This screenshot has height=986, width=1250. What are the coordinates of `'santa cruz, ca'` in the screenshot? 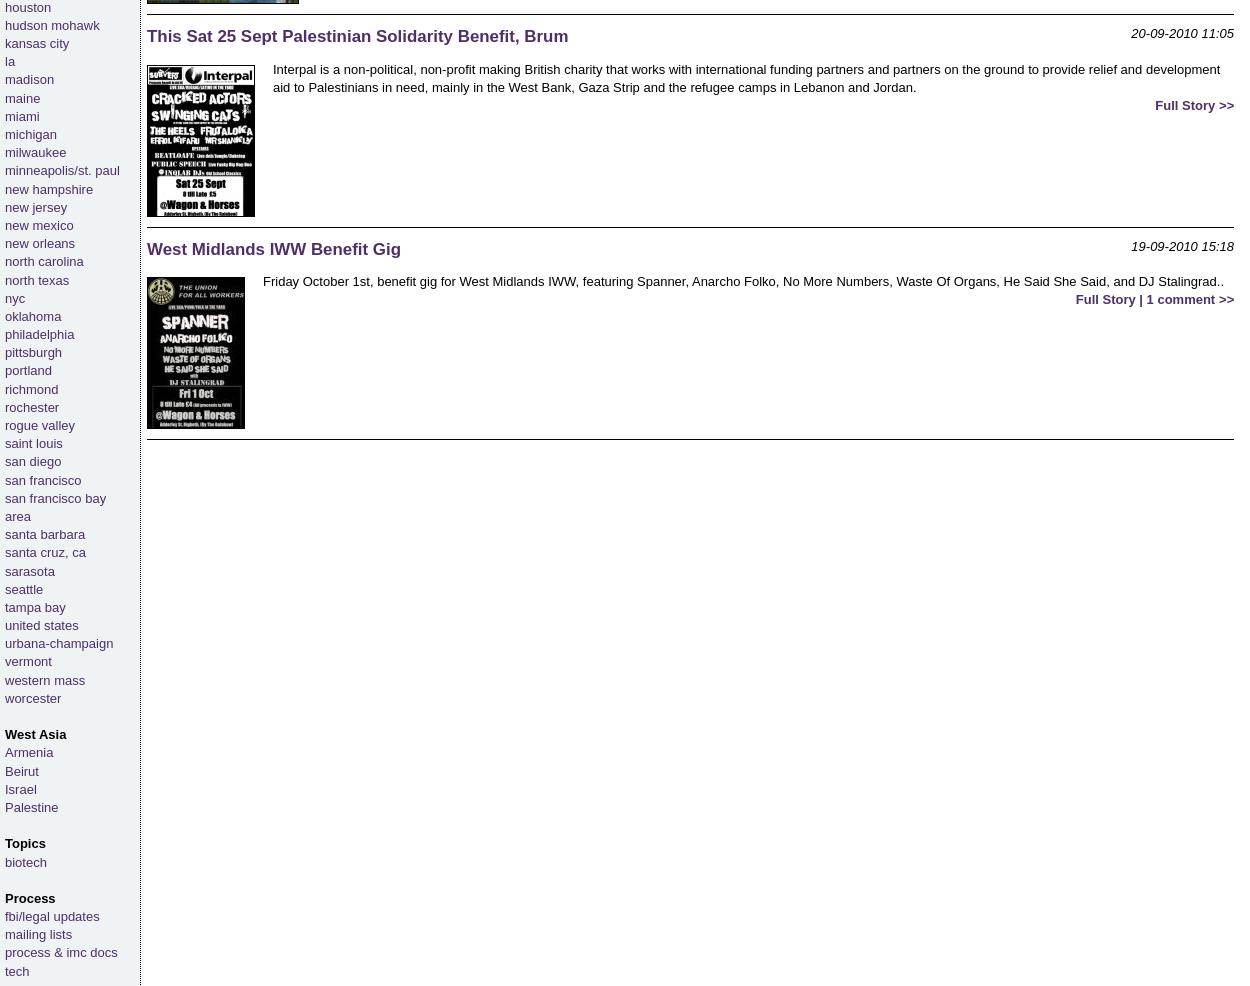 It's located at (45, 551).